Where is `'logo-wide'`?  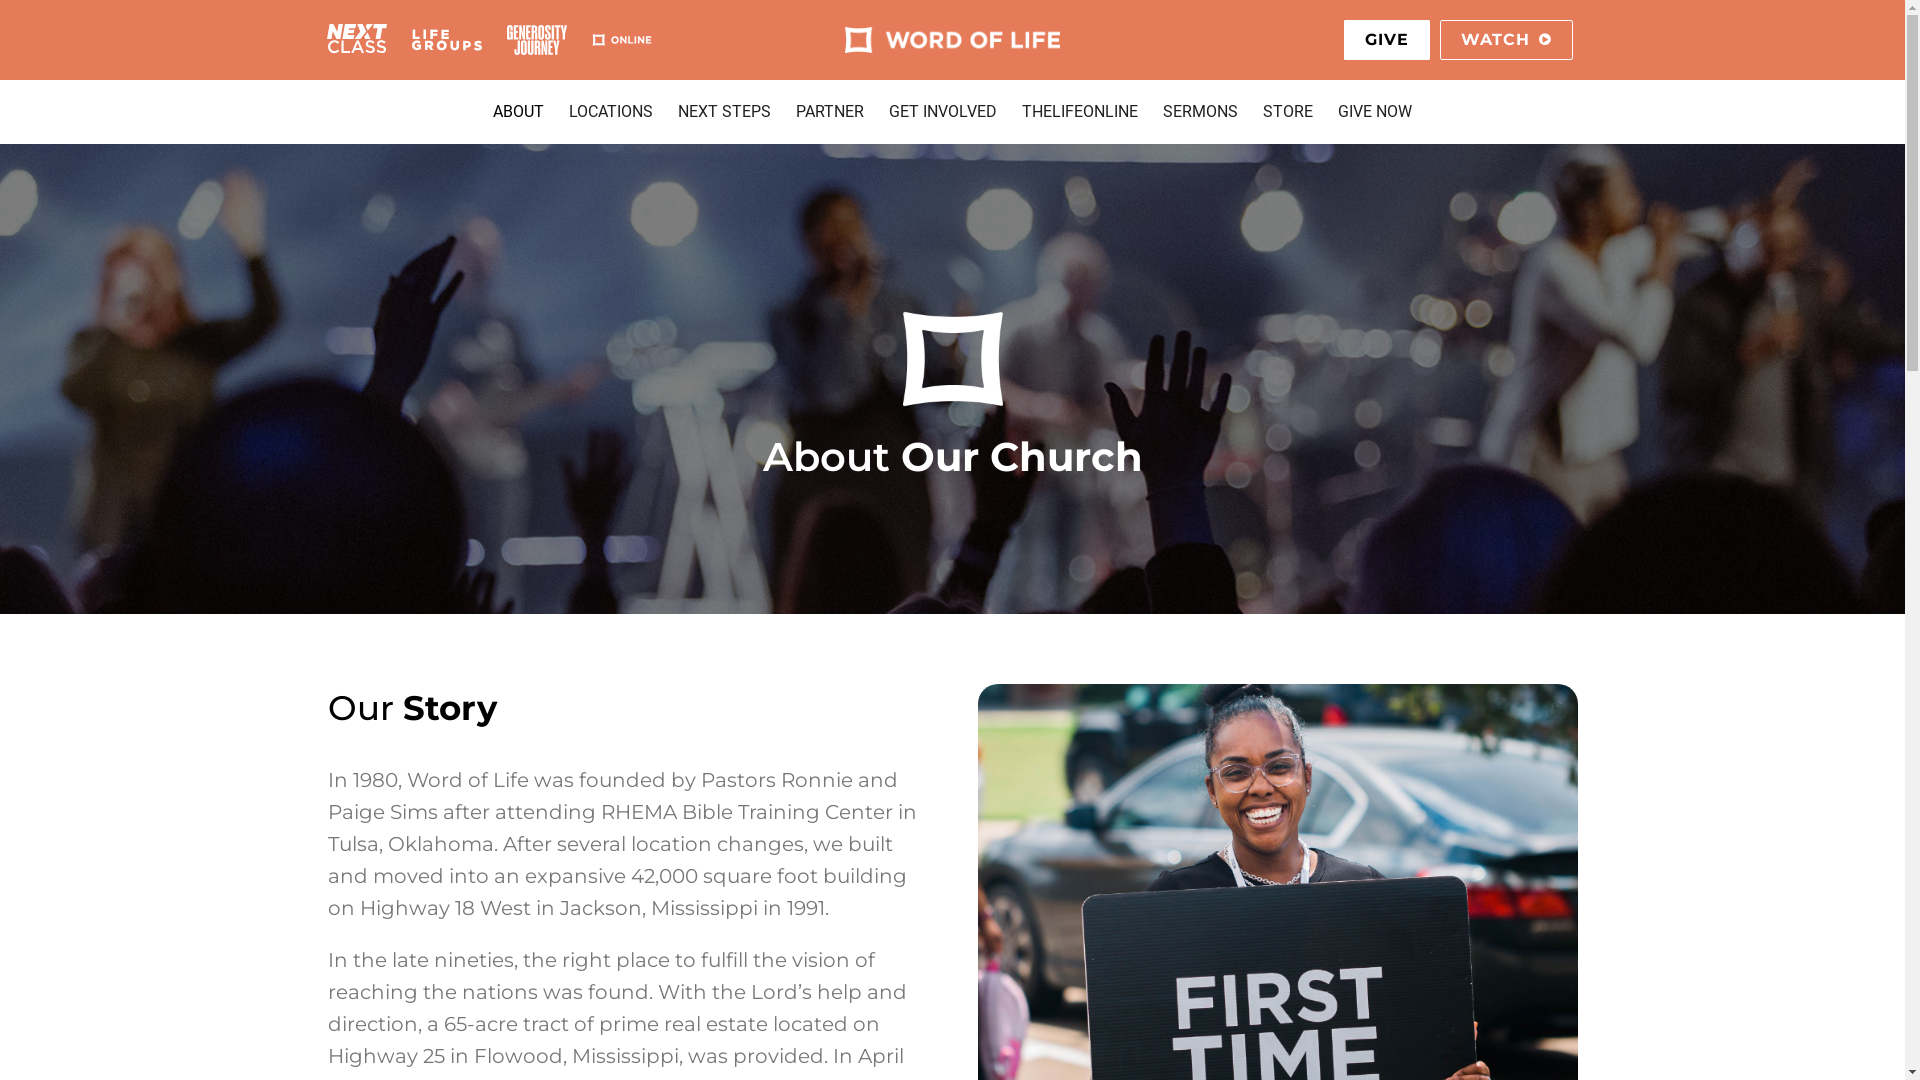 'logo-wide' is located at coordinates (950, 357).